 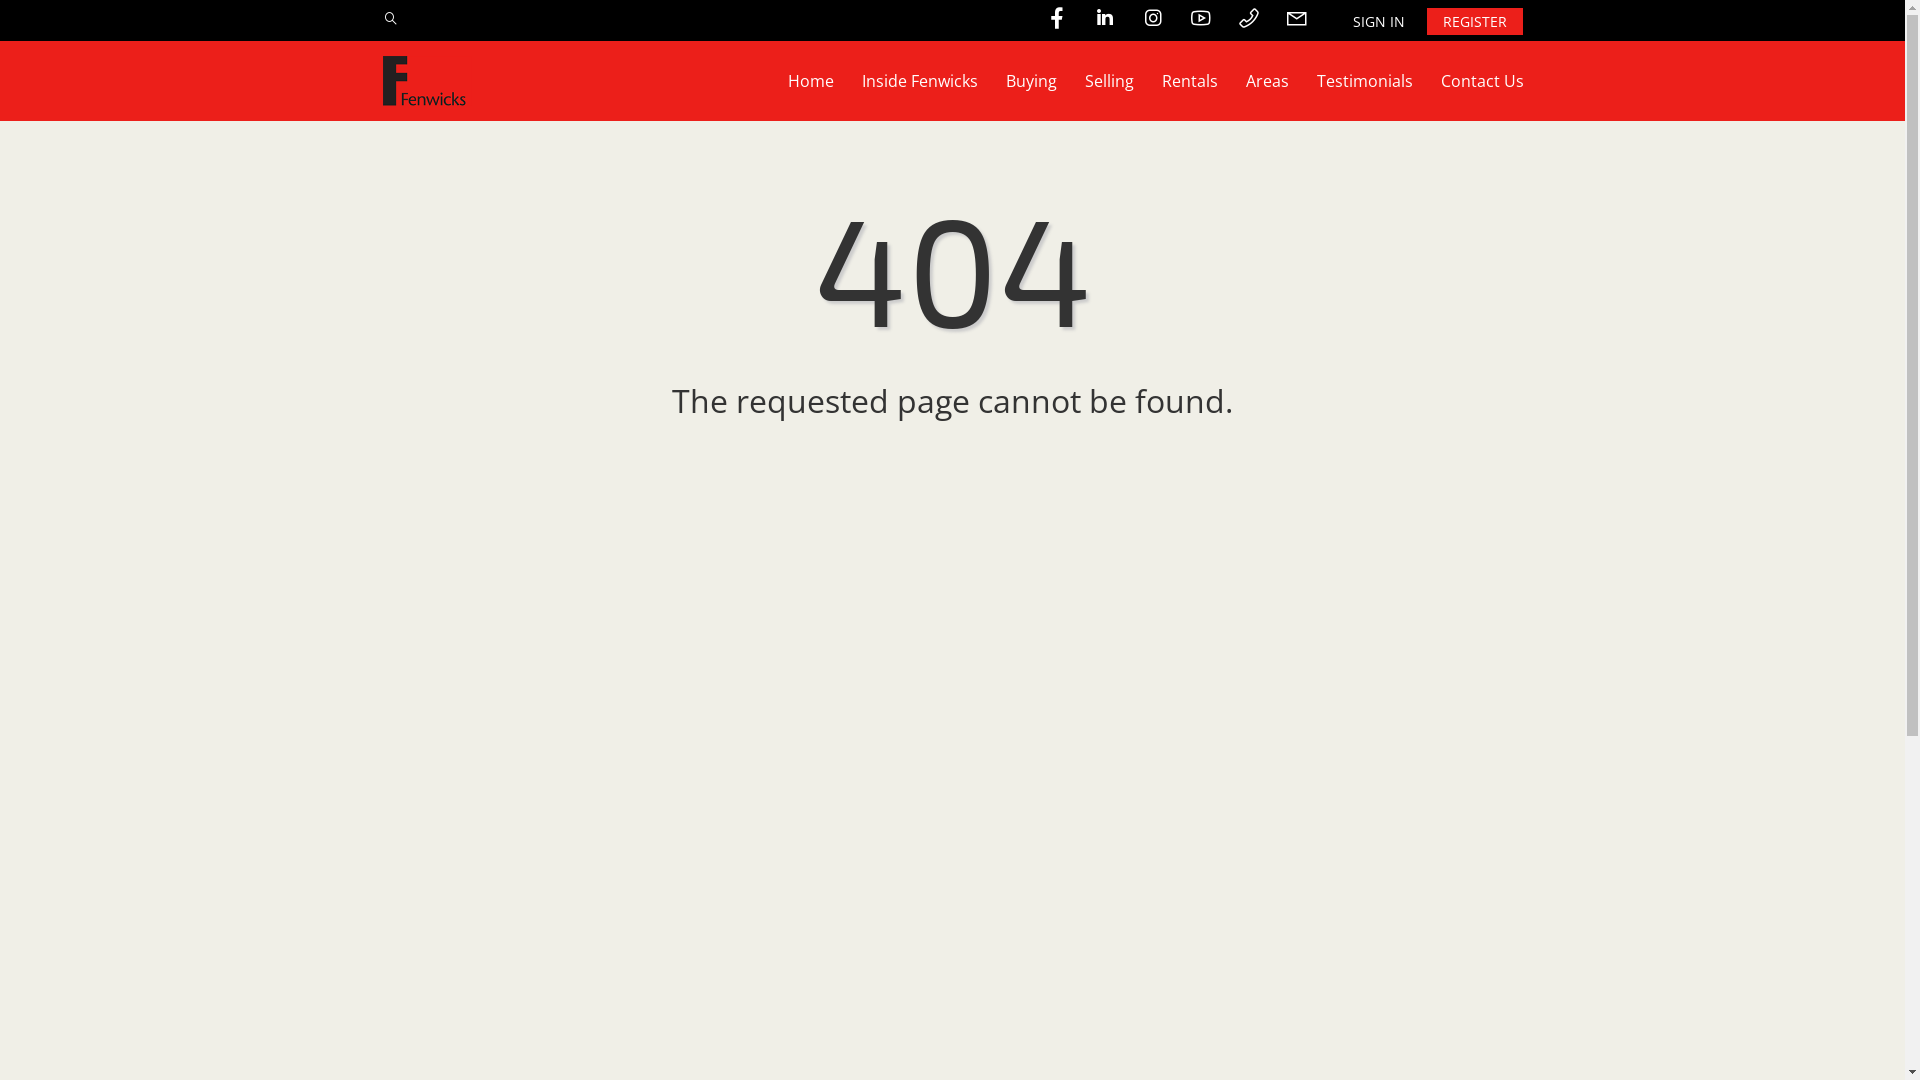 What do you see at coordinates (1031, 80) in the screenshot?
I see `'Buying'` at bounding box center [1031, 80].